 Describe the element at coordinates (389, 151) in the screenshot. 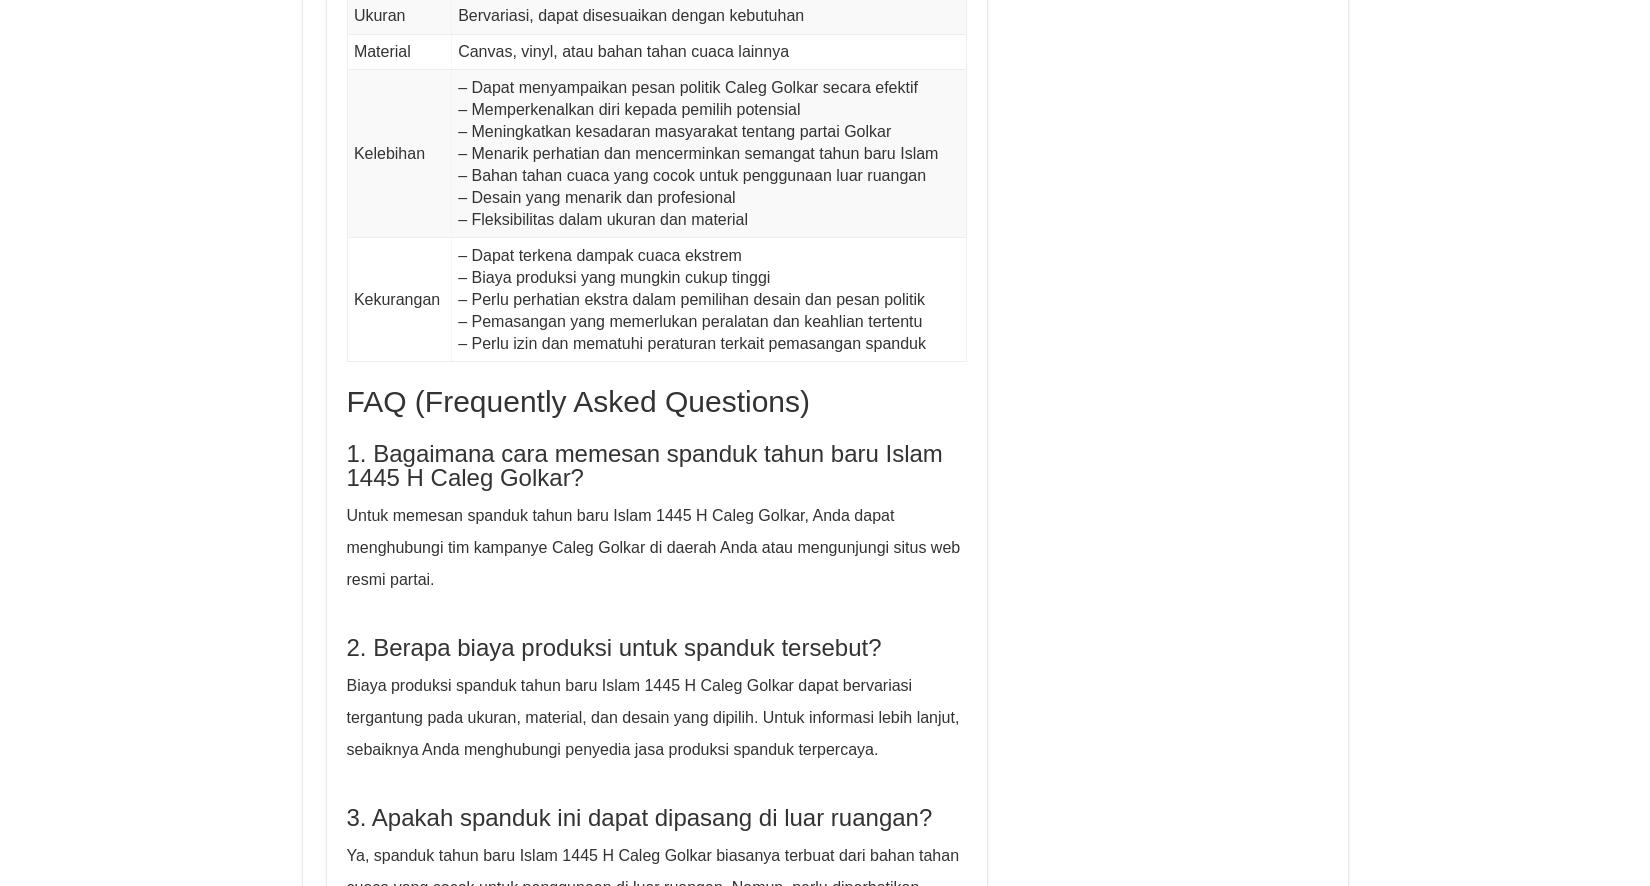

I see `'Kelebihan'` at that location.